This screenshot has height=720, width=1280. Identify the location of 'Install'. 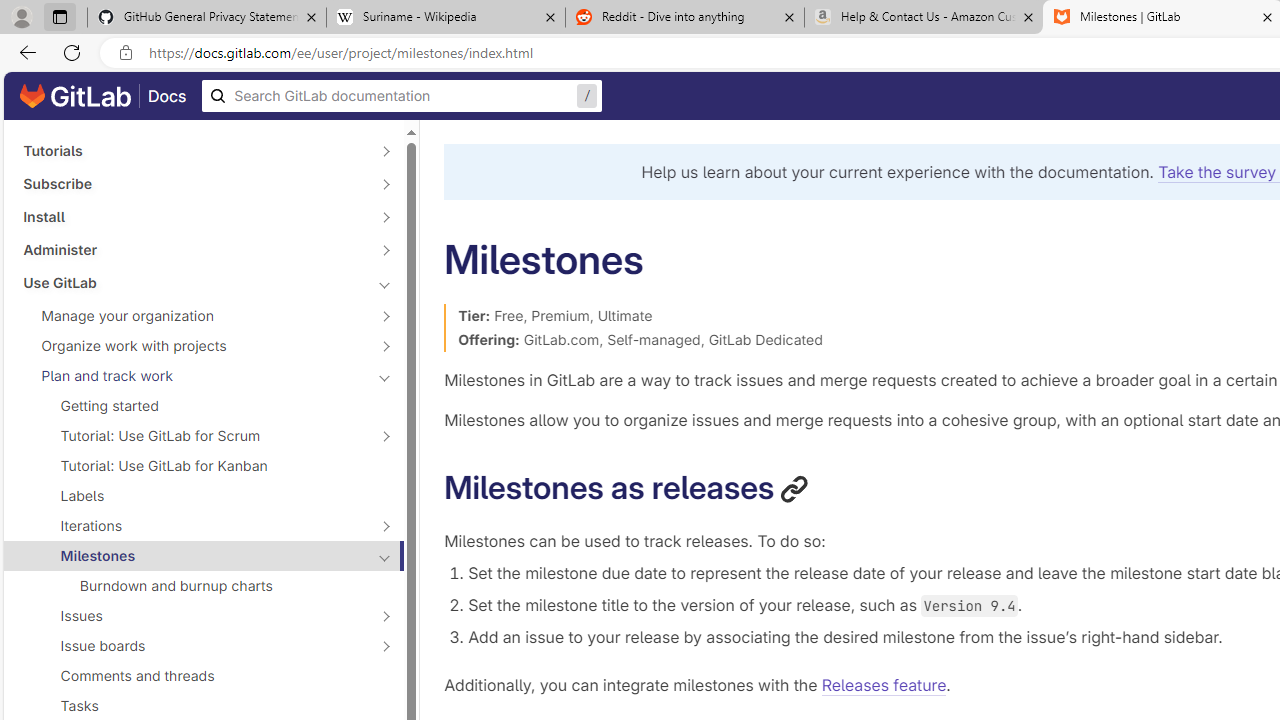
(192, 217).